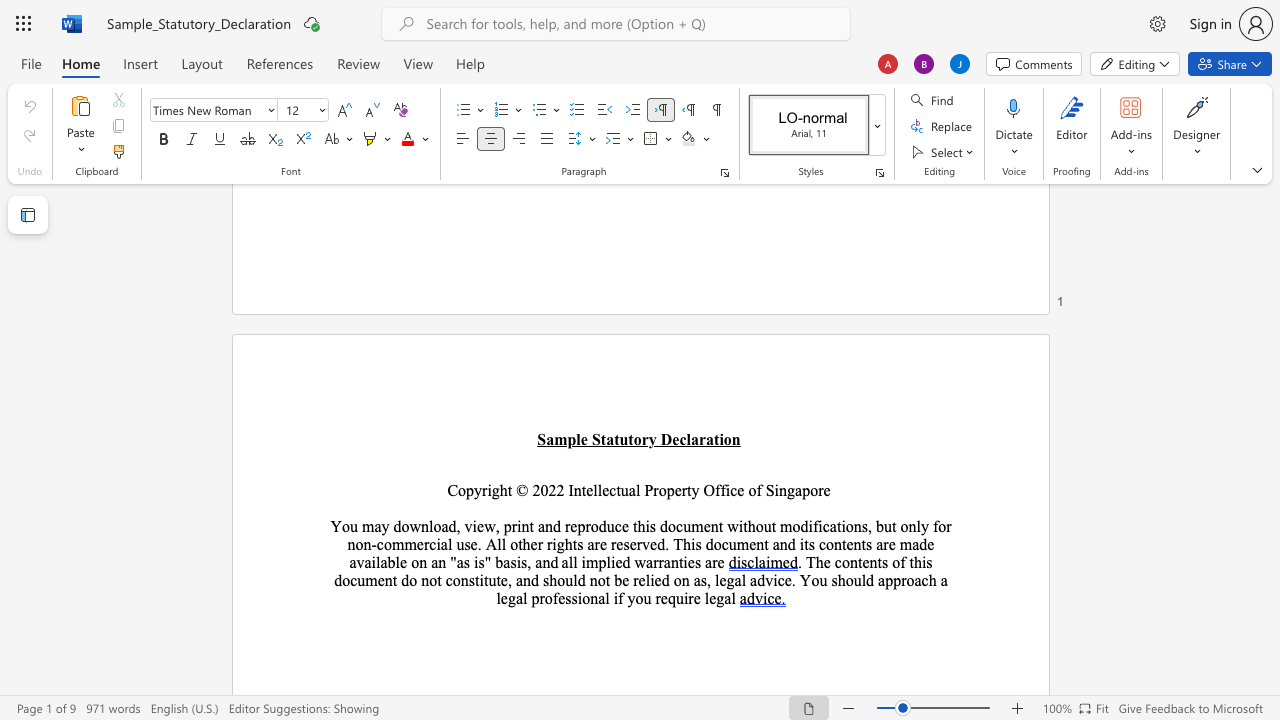 The image size is (1280, 720). What do you see at coordinates (351, 544) in the screenshot?
I see `the 7th character "n" in the text` at bounding box center [351, 544].